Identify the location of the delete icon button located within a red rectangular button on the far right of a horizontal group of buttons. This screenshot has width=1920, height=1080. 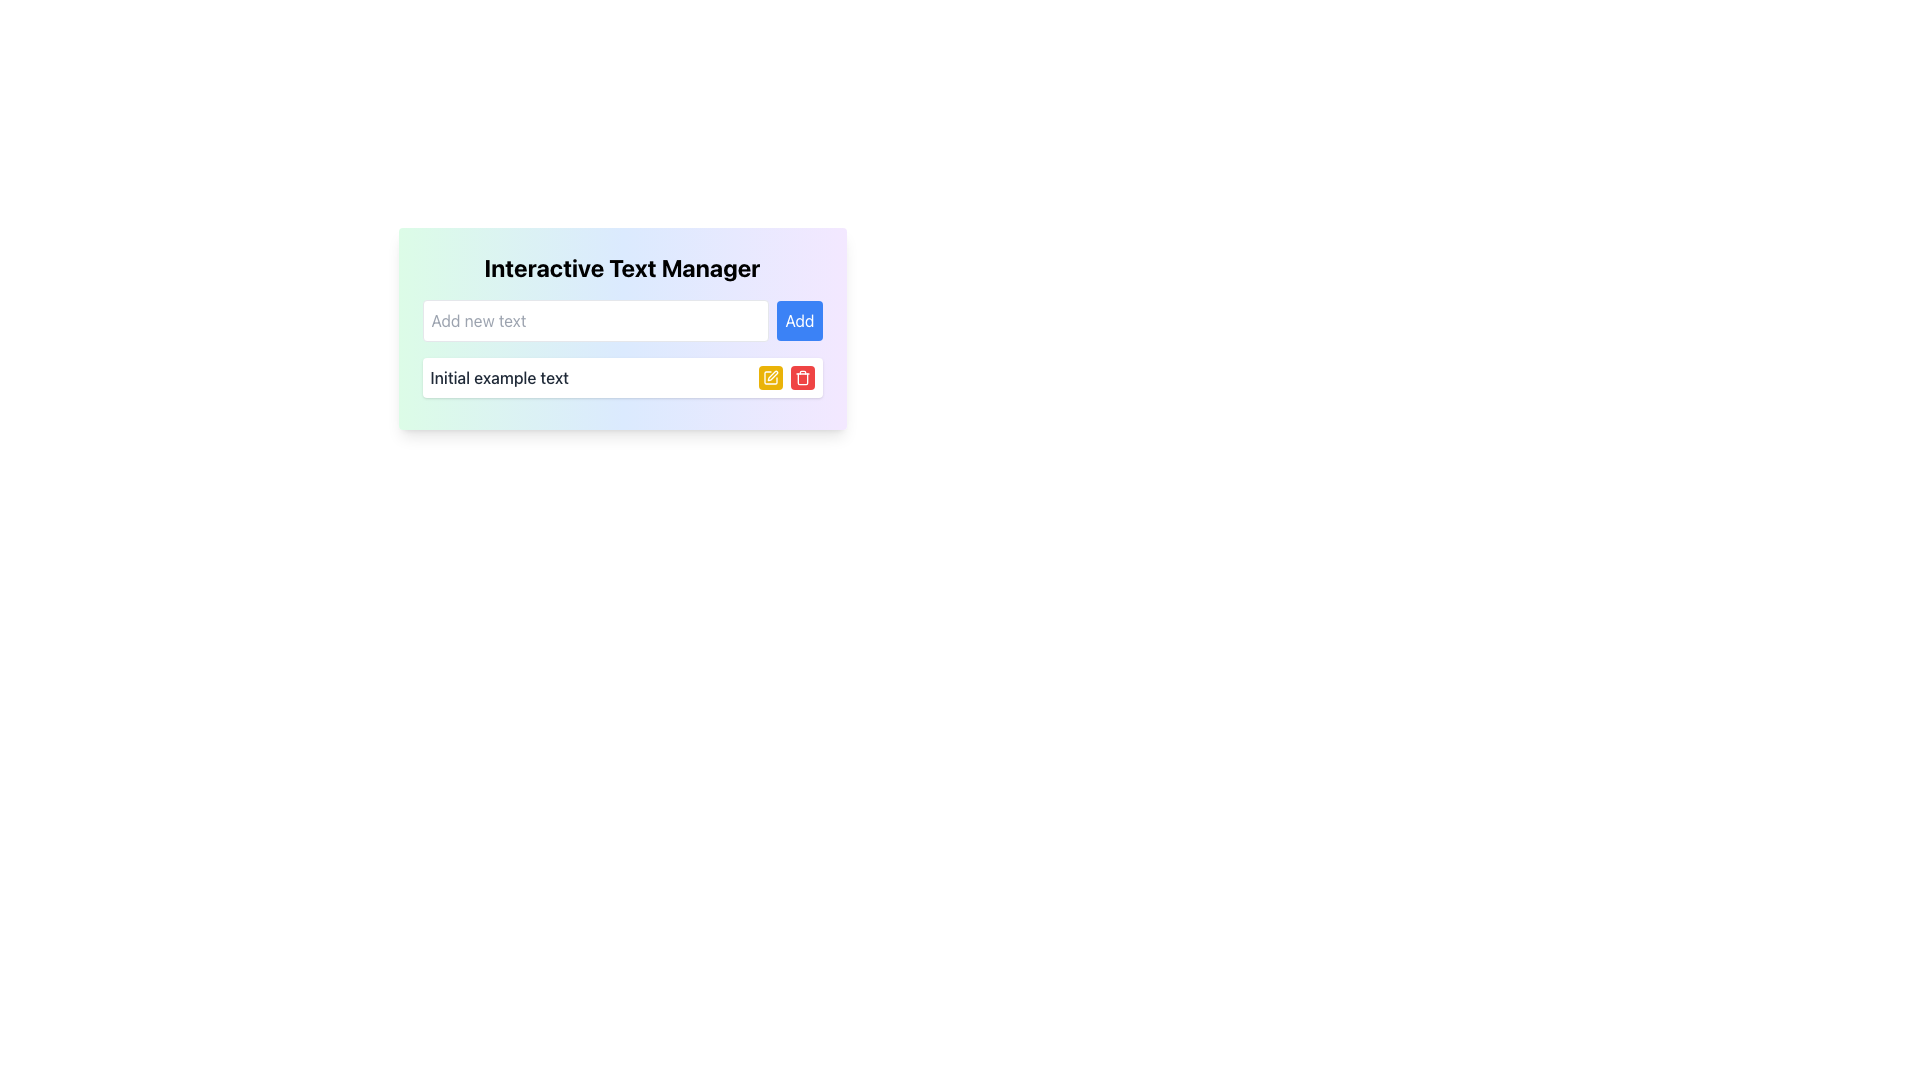
(802, 378).